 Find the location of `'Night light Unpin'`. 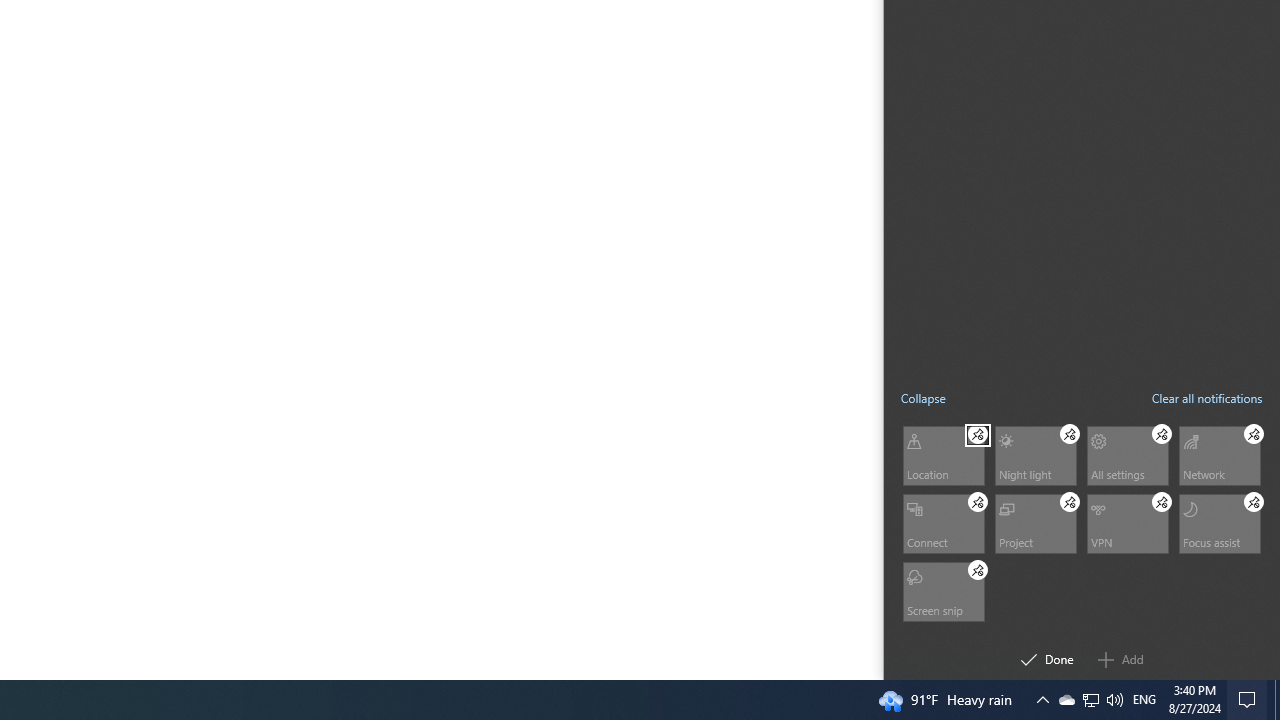

'Night light Unpin' is located at coordinates (1069, 433).